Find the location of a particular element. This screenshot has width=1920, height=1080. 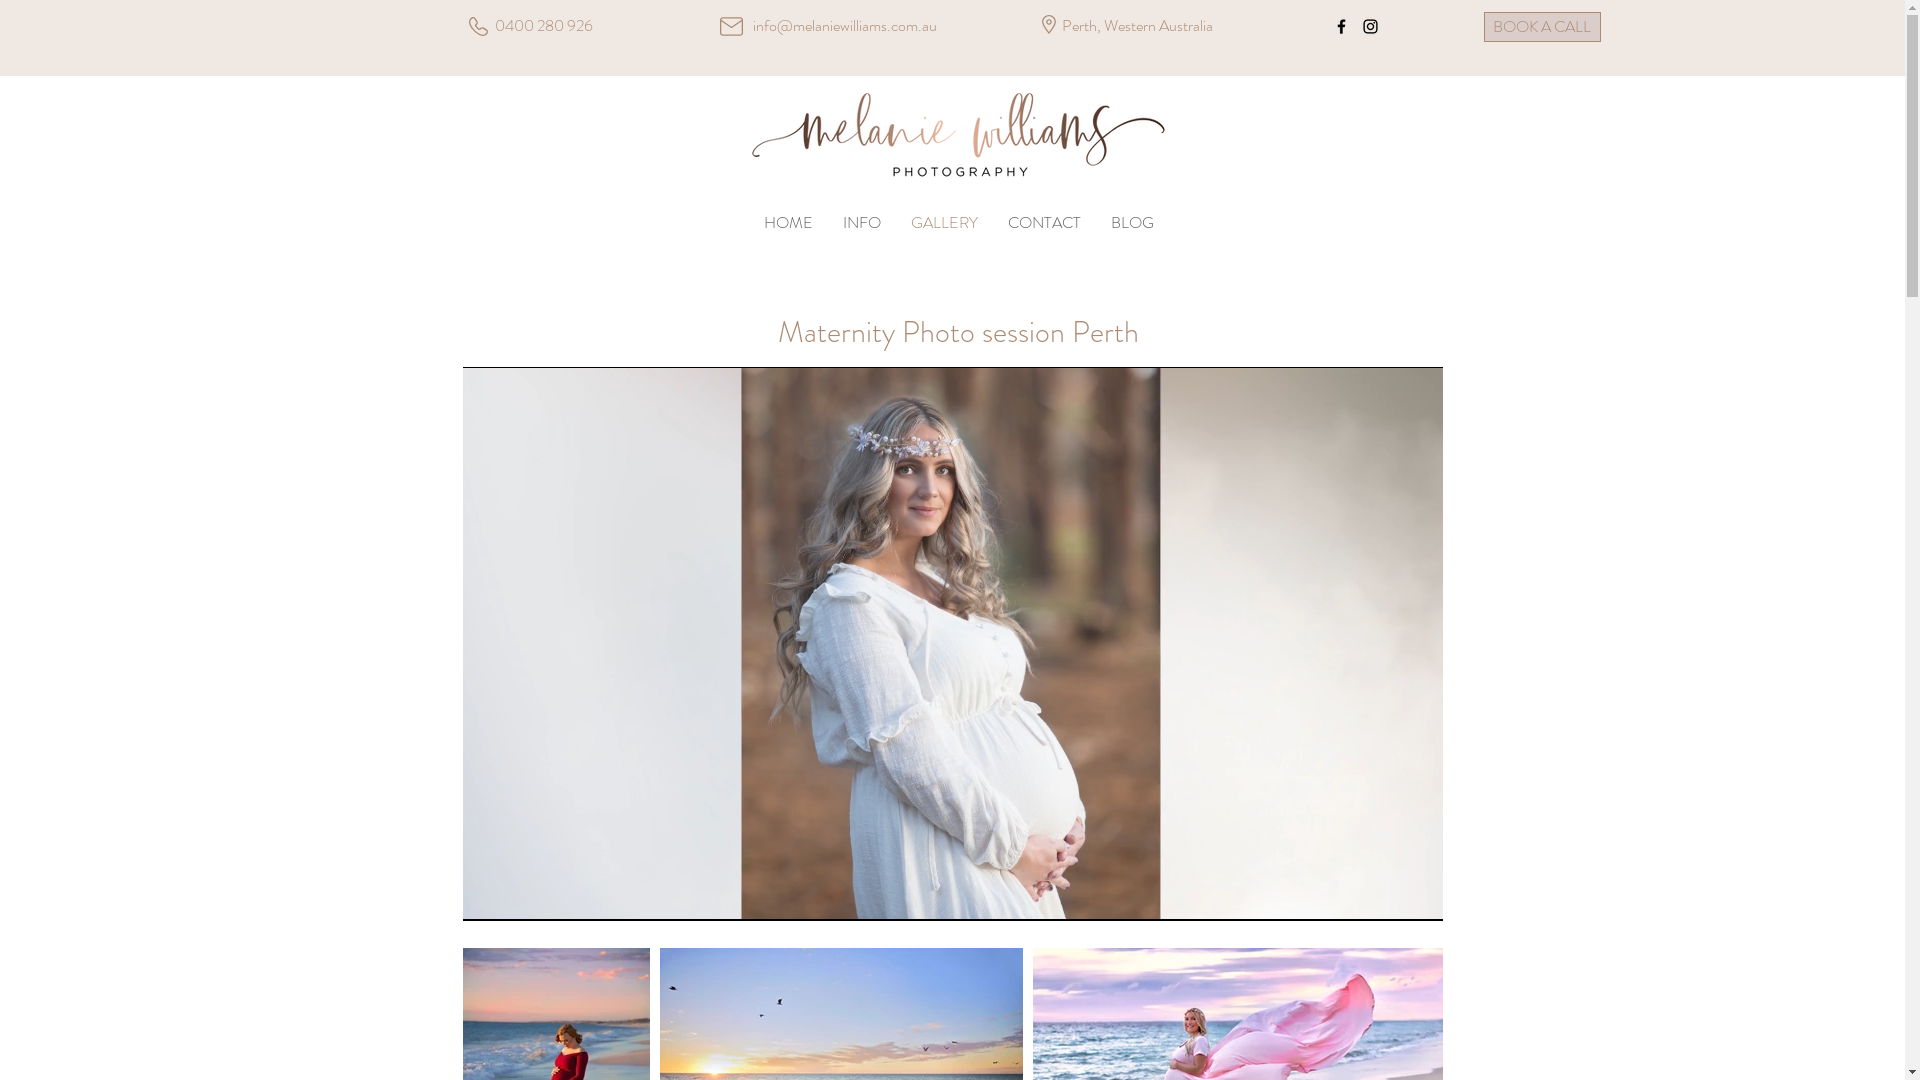

'GALLERY' is located at coordinates (895, 223).